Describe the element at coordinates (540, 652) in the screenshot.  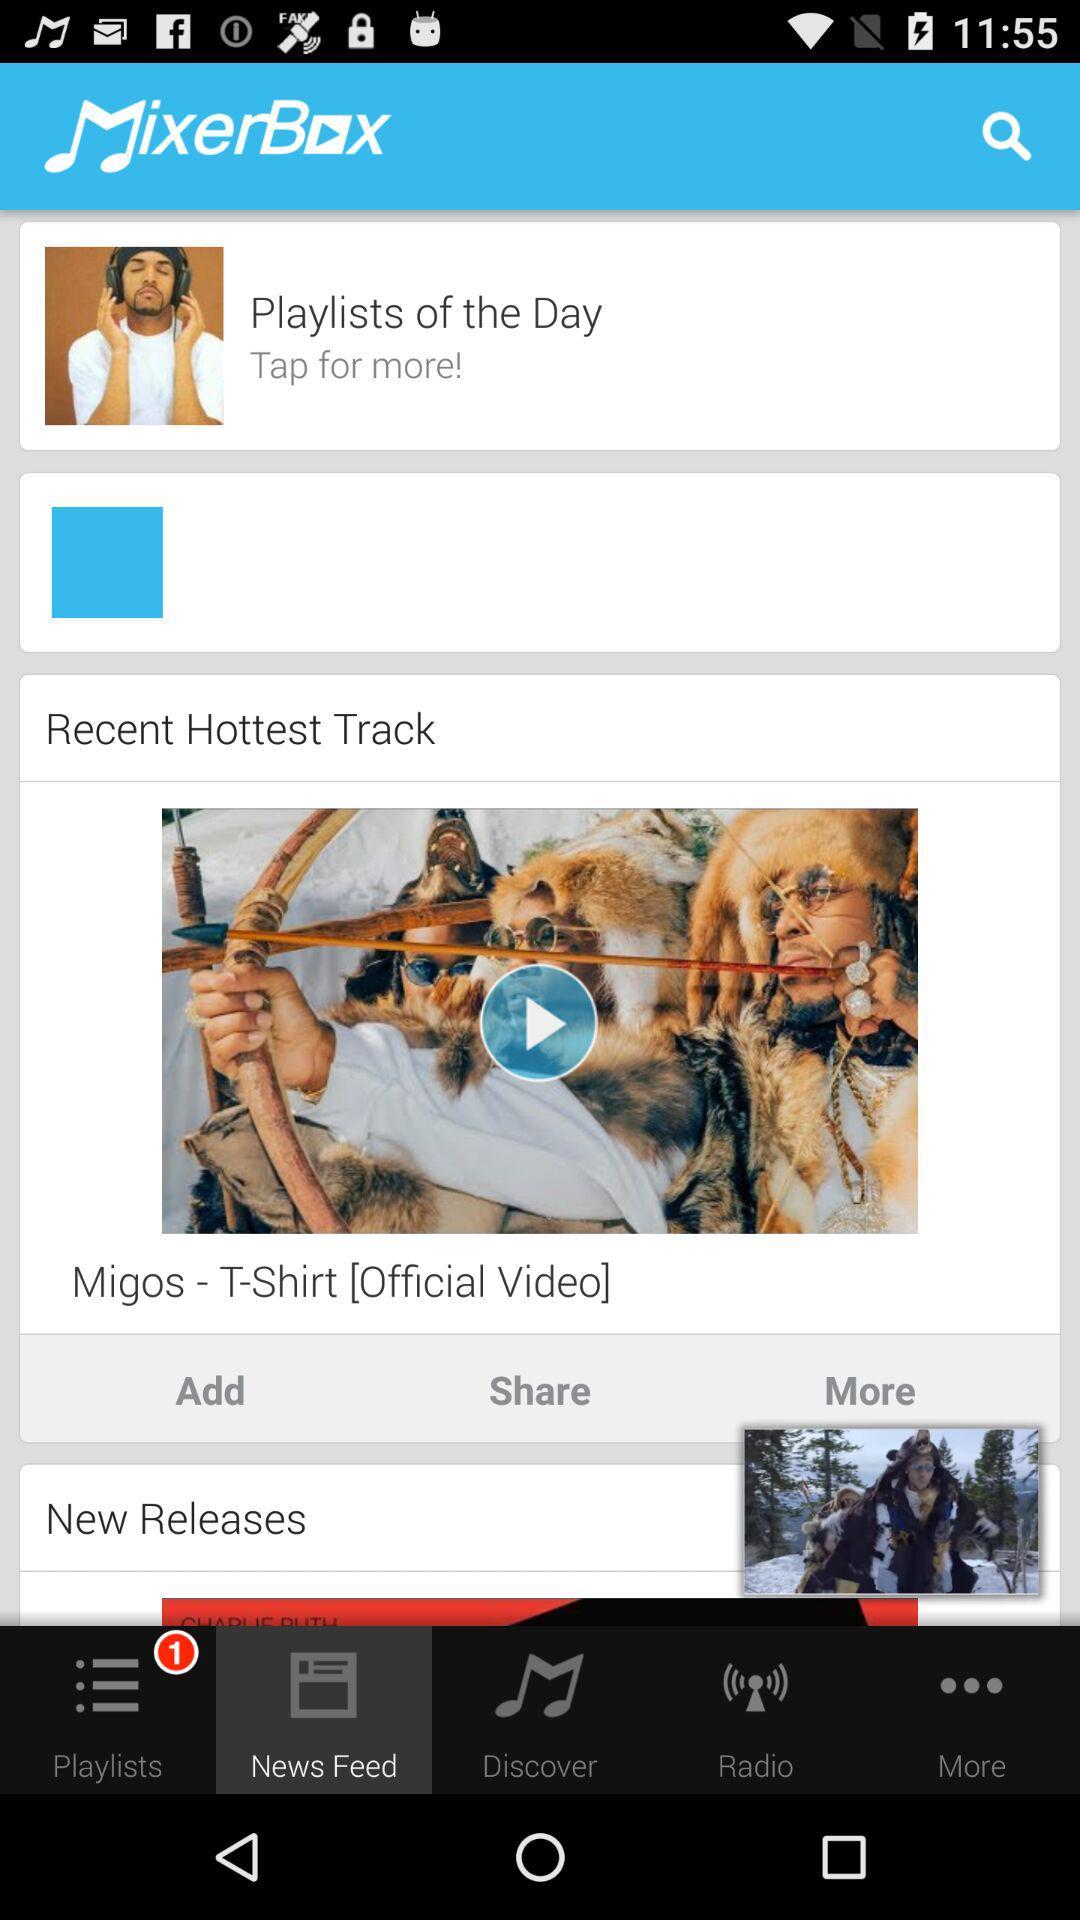
I see `the icon above the recent hottest track item` at that location.